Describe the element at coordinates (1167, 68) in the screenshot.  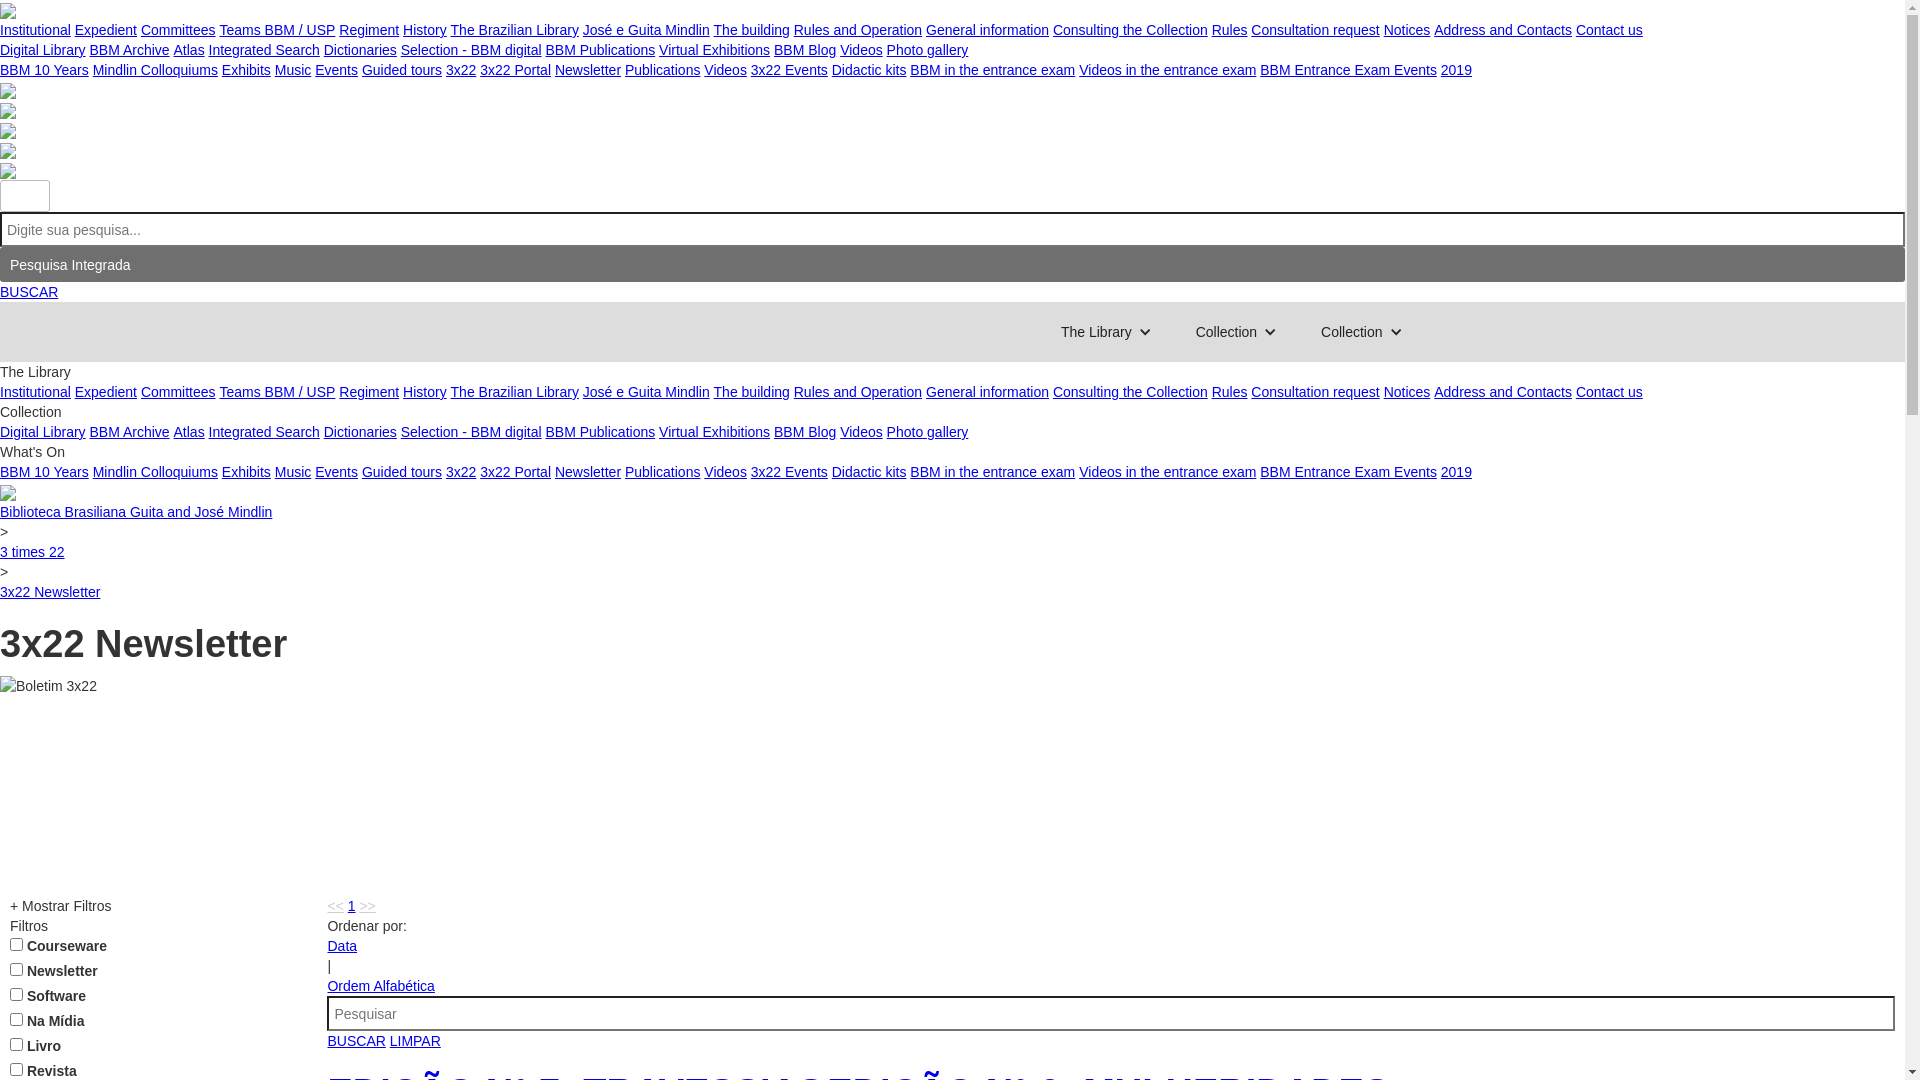
I see `'Videos in the entrance exam'` at that location.